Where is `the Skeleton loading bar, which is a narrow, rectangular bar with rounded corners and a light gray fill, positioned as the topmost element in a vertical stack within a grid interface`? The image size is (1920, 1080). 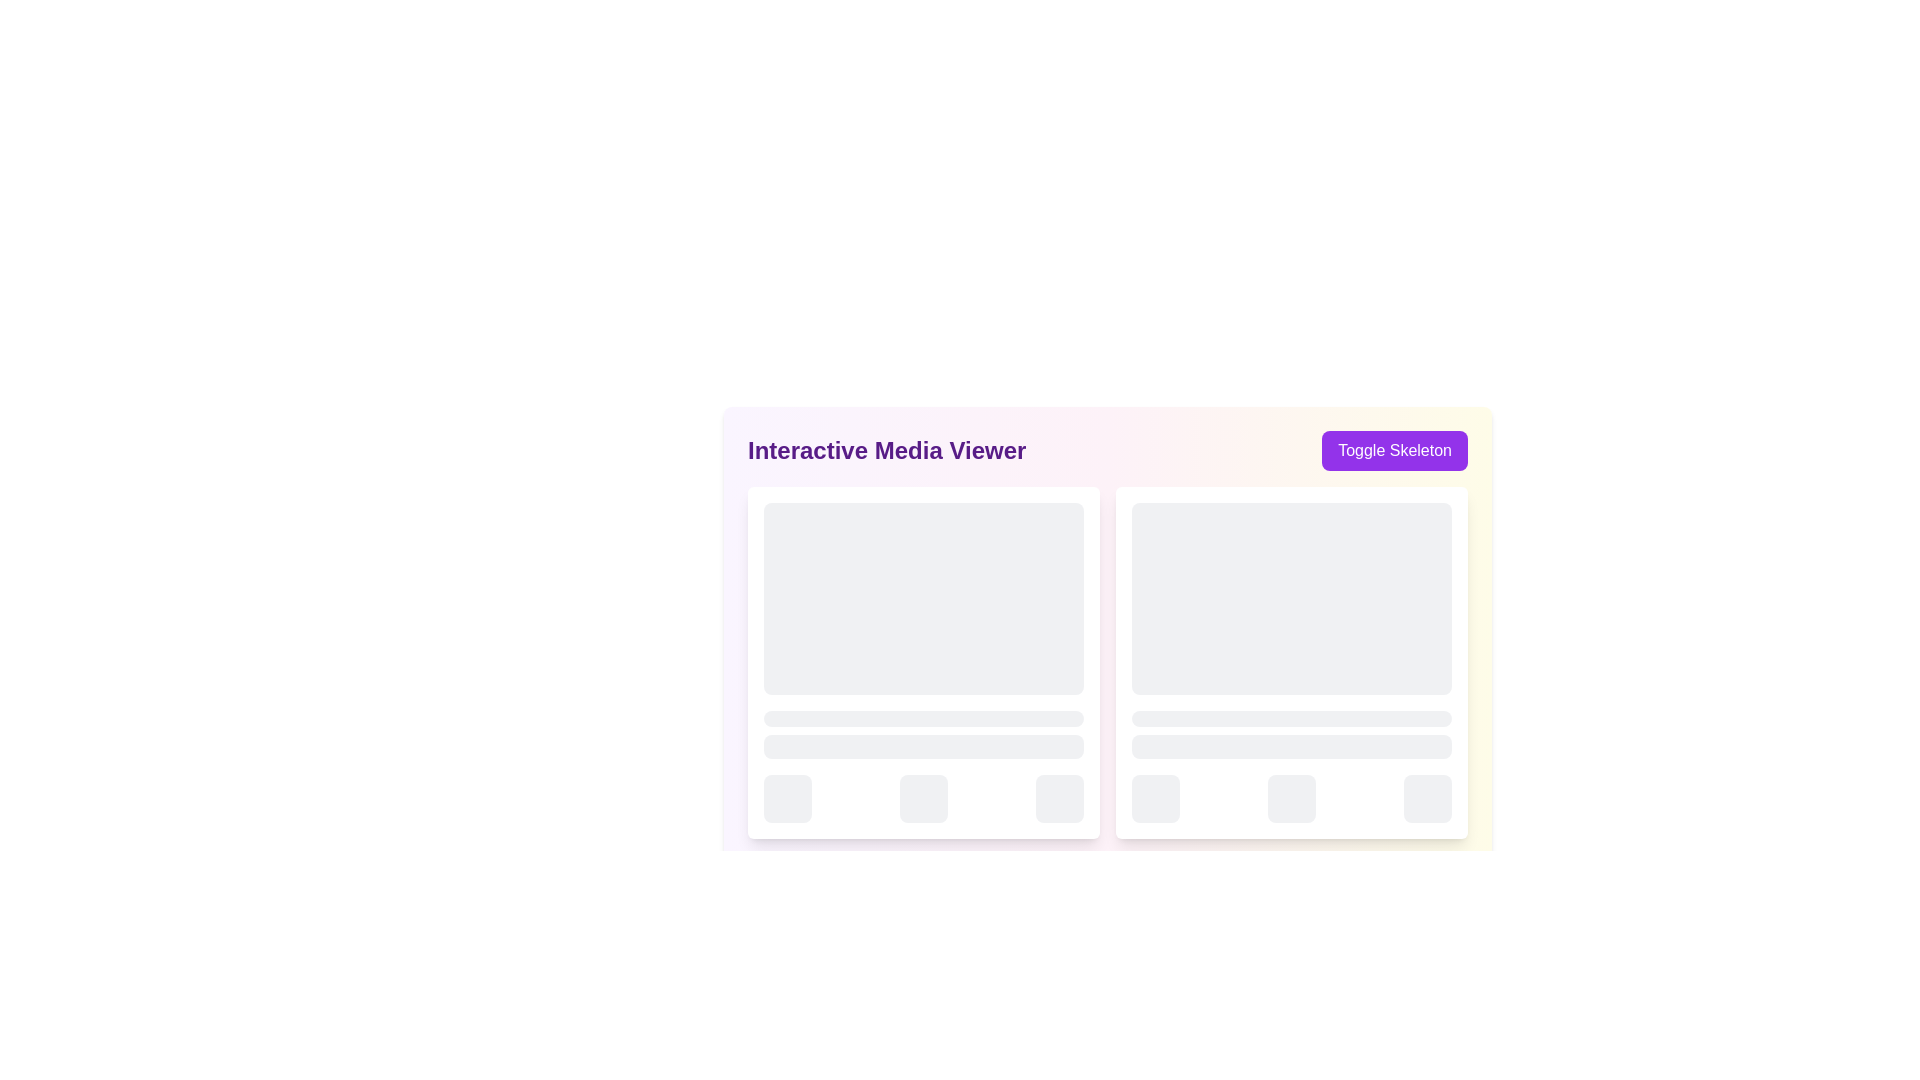
the Skeleton loading bar, which is a narrow, rectangular bar with rounded corners and a light gray fill, positioned as the topmost element in a vertical stack within a grid interface is located at coordinates (923, 717).